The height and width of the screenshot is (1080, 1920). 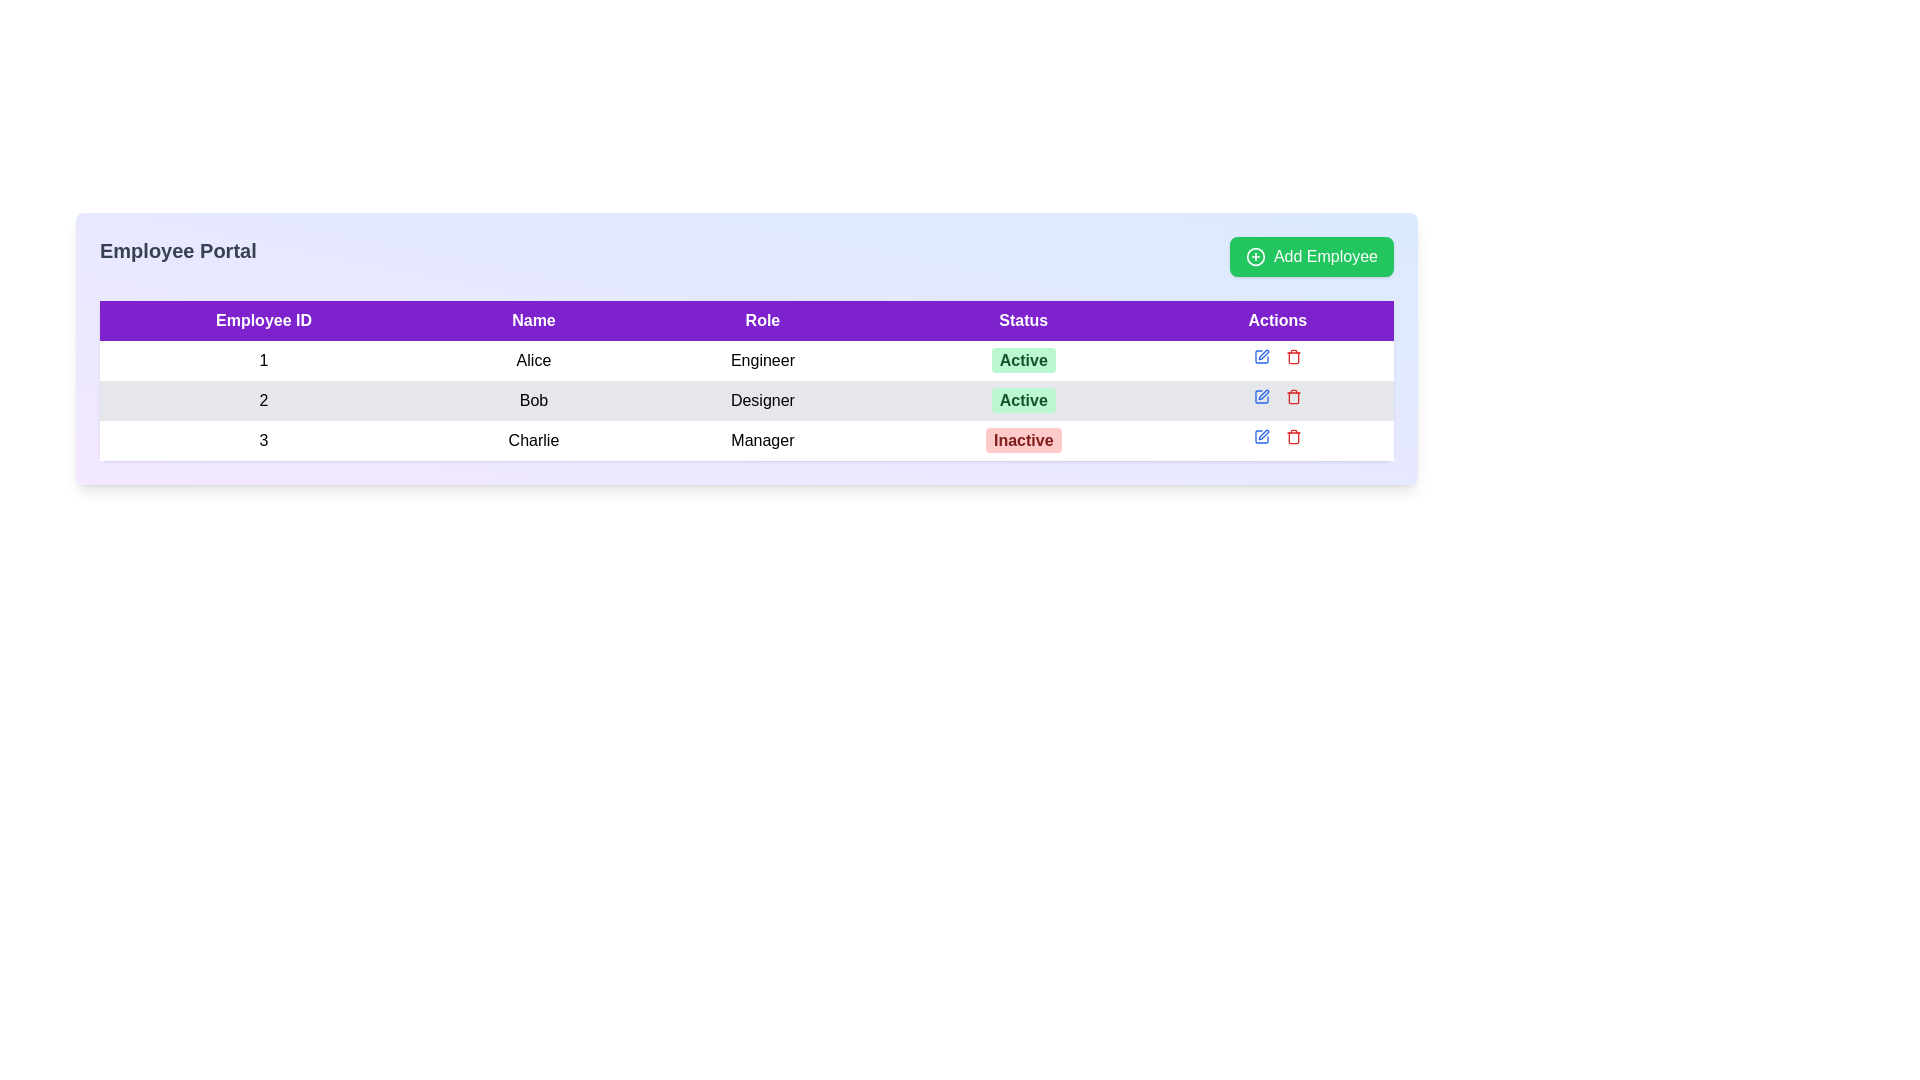 What do you see at coordinates (533, 401) in the screenshot?
I see `the text label displaying the name 'Bob', which is located in the second row under the 'Name' column of the employee table` at bounding box center [533, 401].